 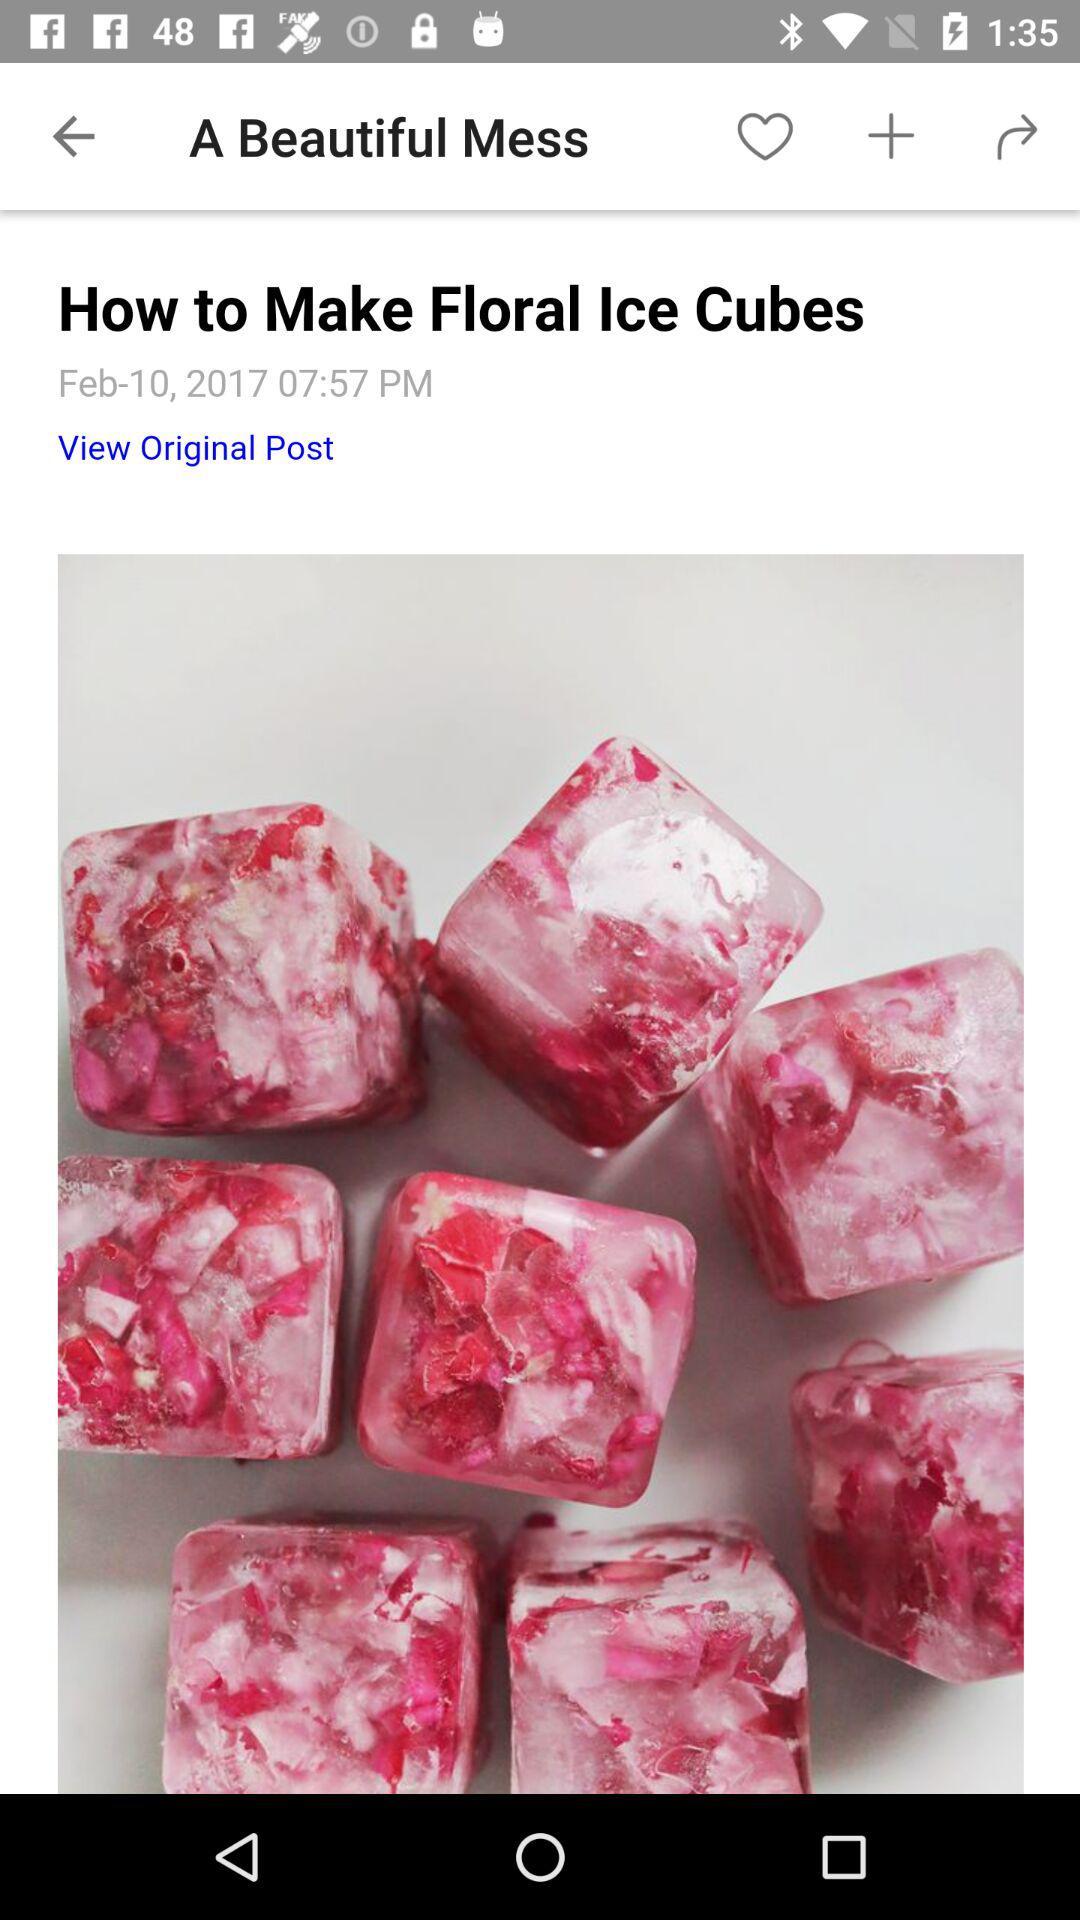 What do you see at coordinates (540, 1002) in the screenshot?
I see `expand the article` at bounding box center [540, 1002].